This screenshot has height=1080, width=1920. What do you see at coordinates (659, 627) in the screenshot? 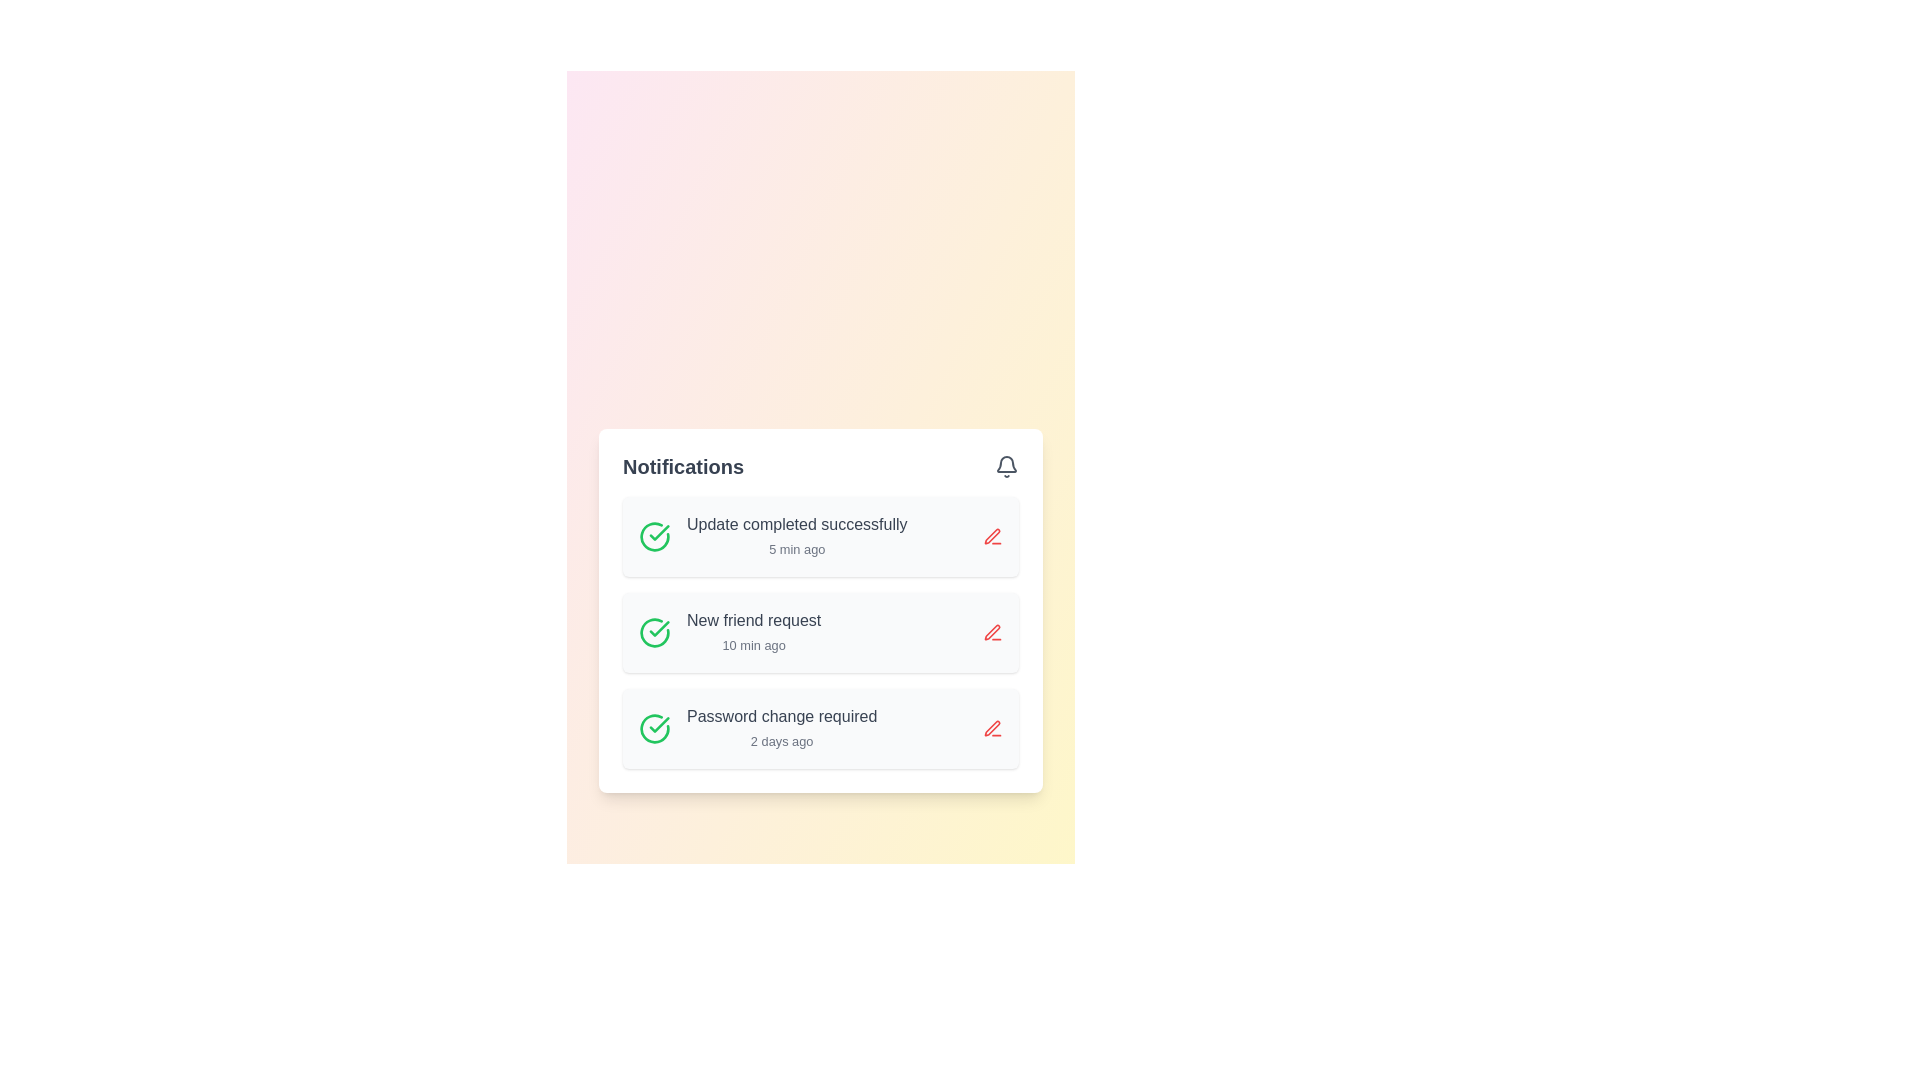
I see `the bold green checkmark icon located on the left side of the first notification in the notification panel` at bounding box center [659, 627].